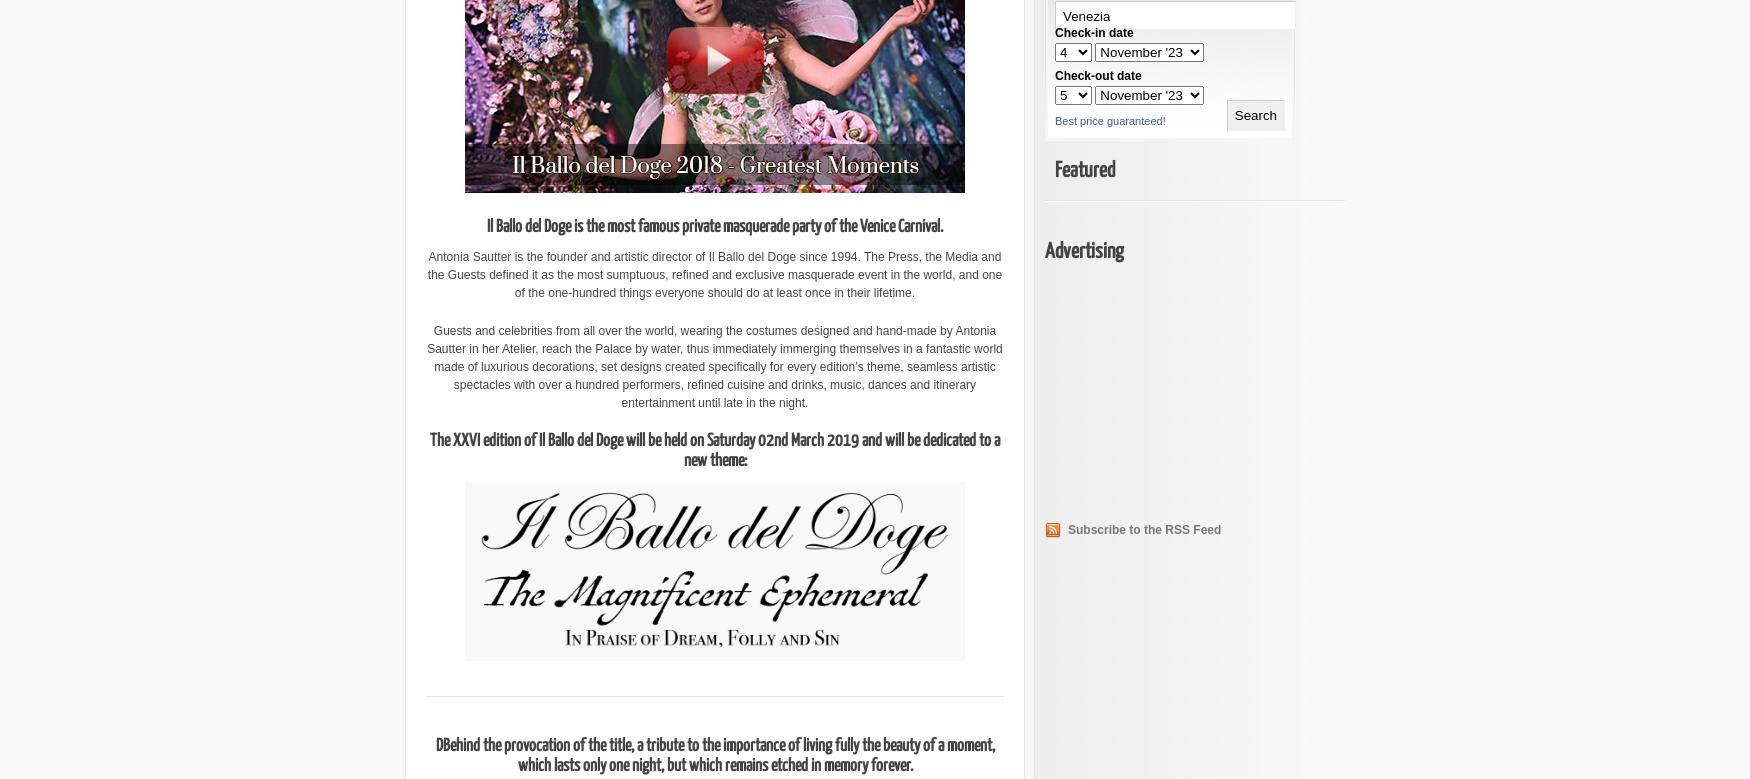 The width and height of the screenshot is (1750, 779). I want to click on 'Saturday 02nd March 2019', so click(781, 440).